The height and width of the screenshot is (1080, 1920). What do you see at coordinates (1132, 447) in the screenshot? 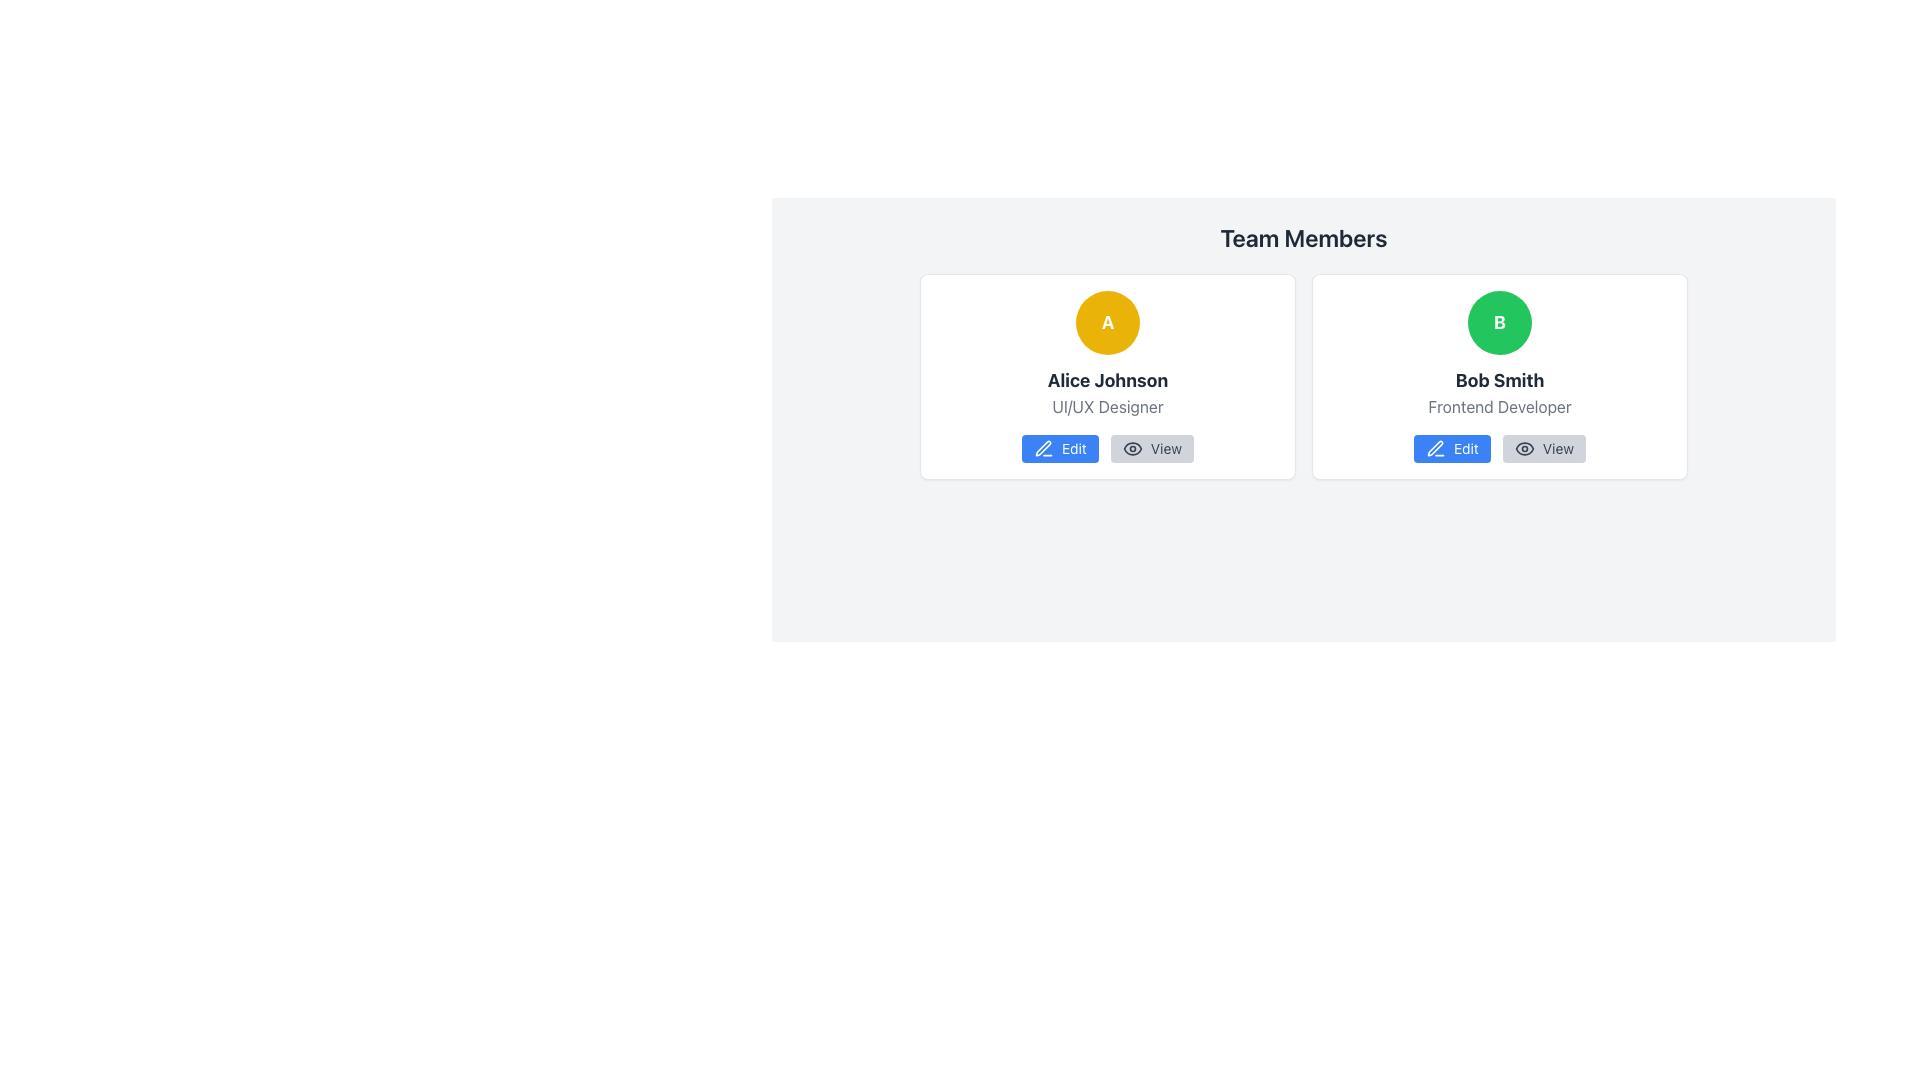
I see `the eye icon within the 'View' button for Alice Johnson located at the bottom-right corner of the card` at bounding box center [1132, 447].